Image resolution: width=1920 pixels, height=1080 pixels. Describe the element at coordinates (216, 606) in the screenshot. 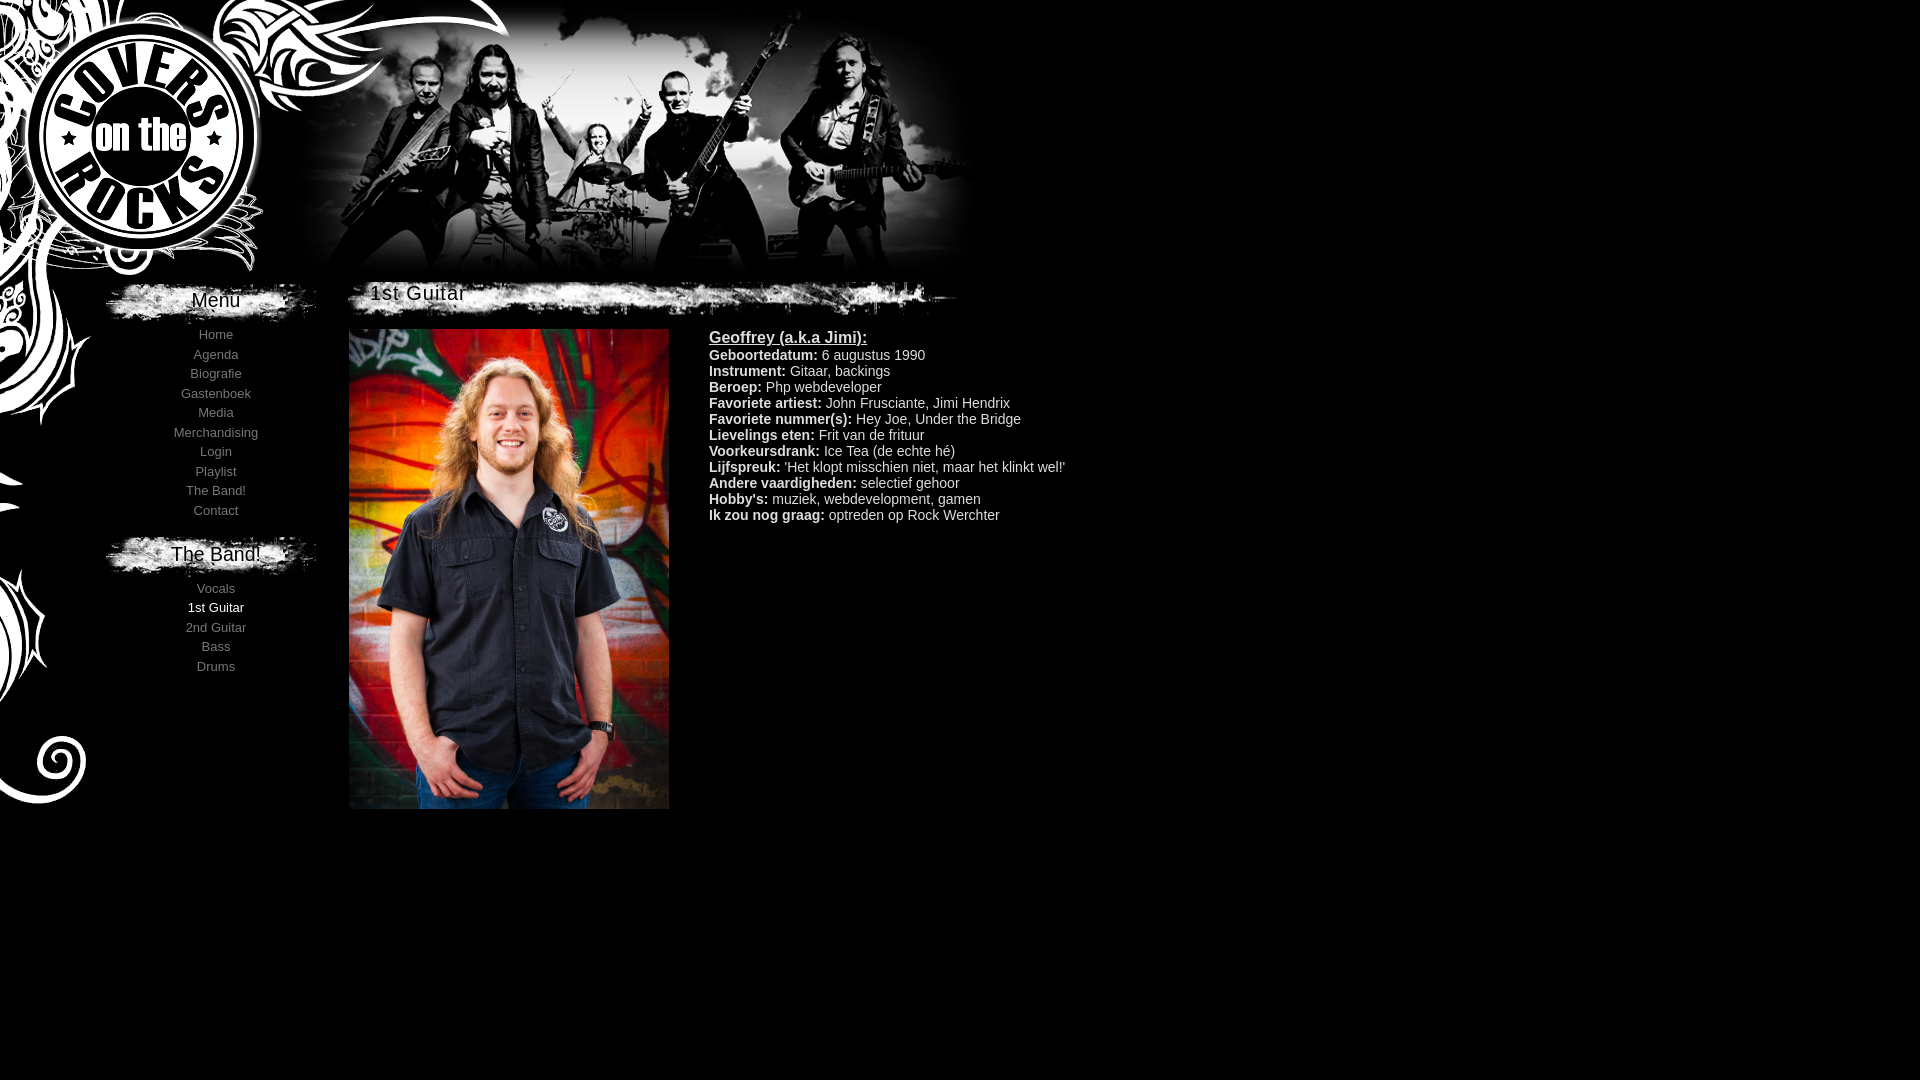

I see `'1st Guitar'` at that location.